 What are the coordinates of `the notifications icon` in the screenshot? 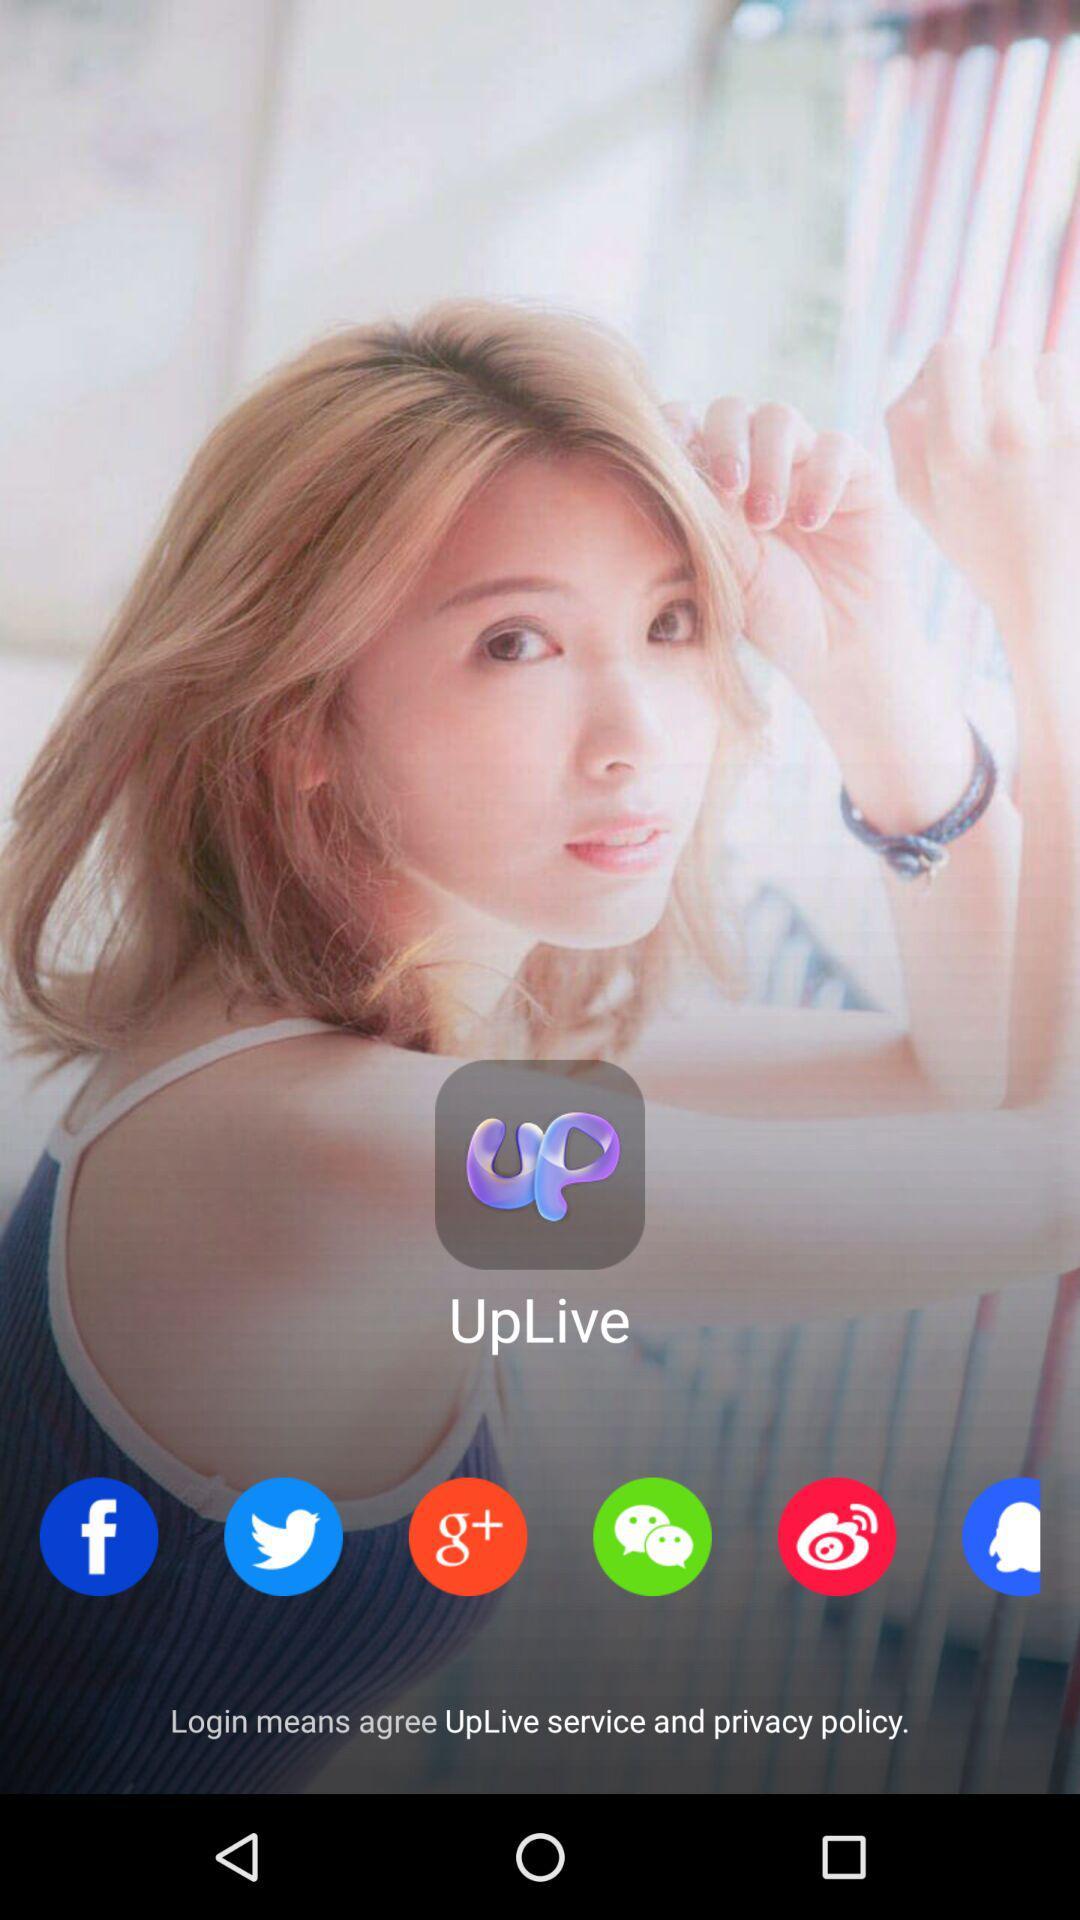 It's located at (1021, 1535).